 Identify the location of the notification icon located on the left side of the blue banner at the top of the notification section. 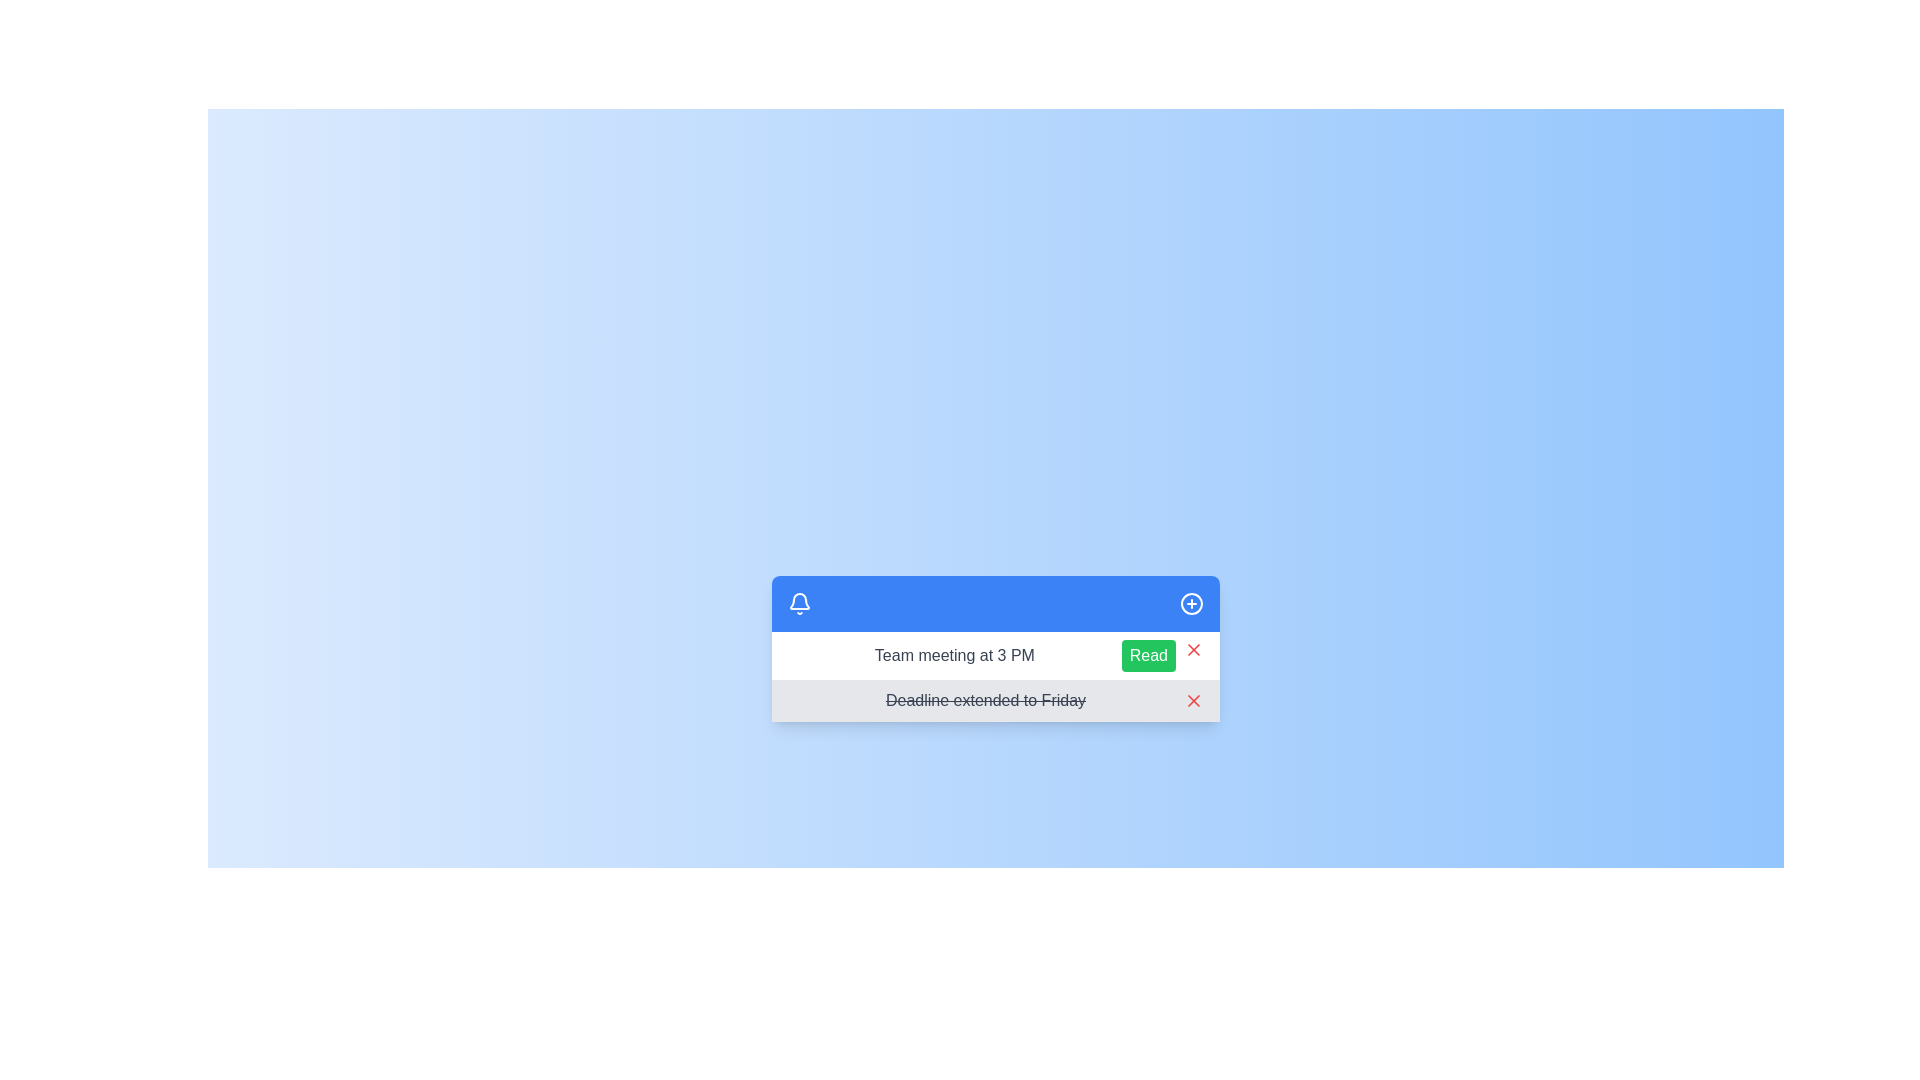
(800, 603).